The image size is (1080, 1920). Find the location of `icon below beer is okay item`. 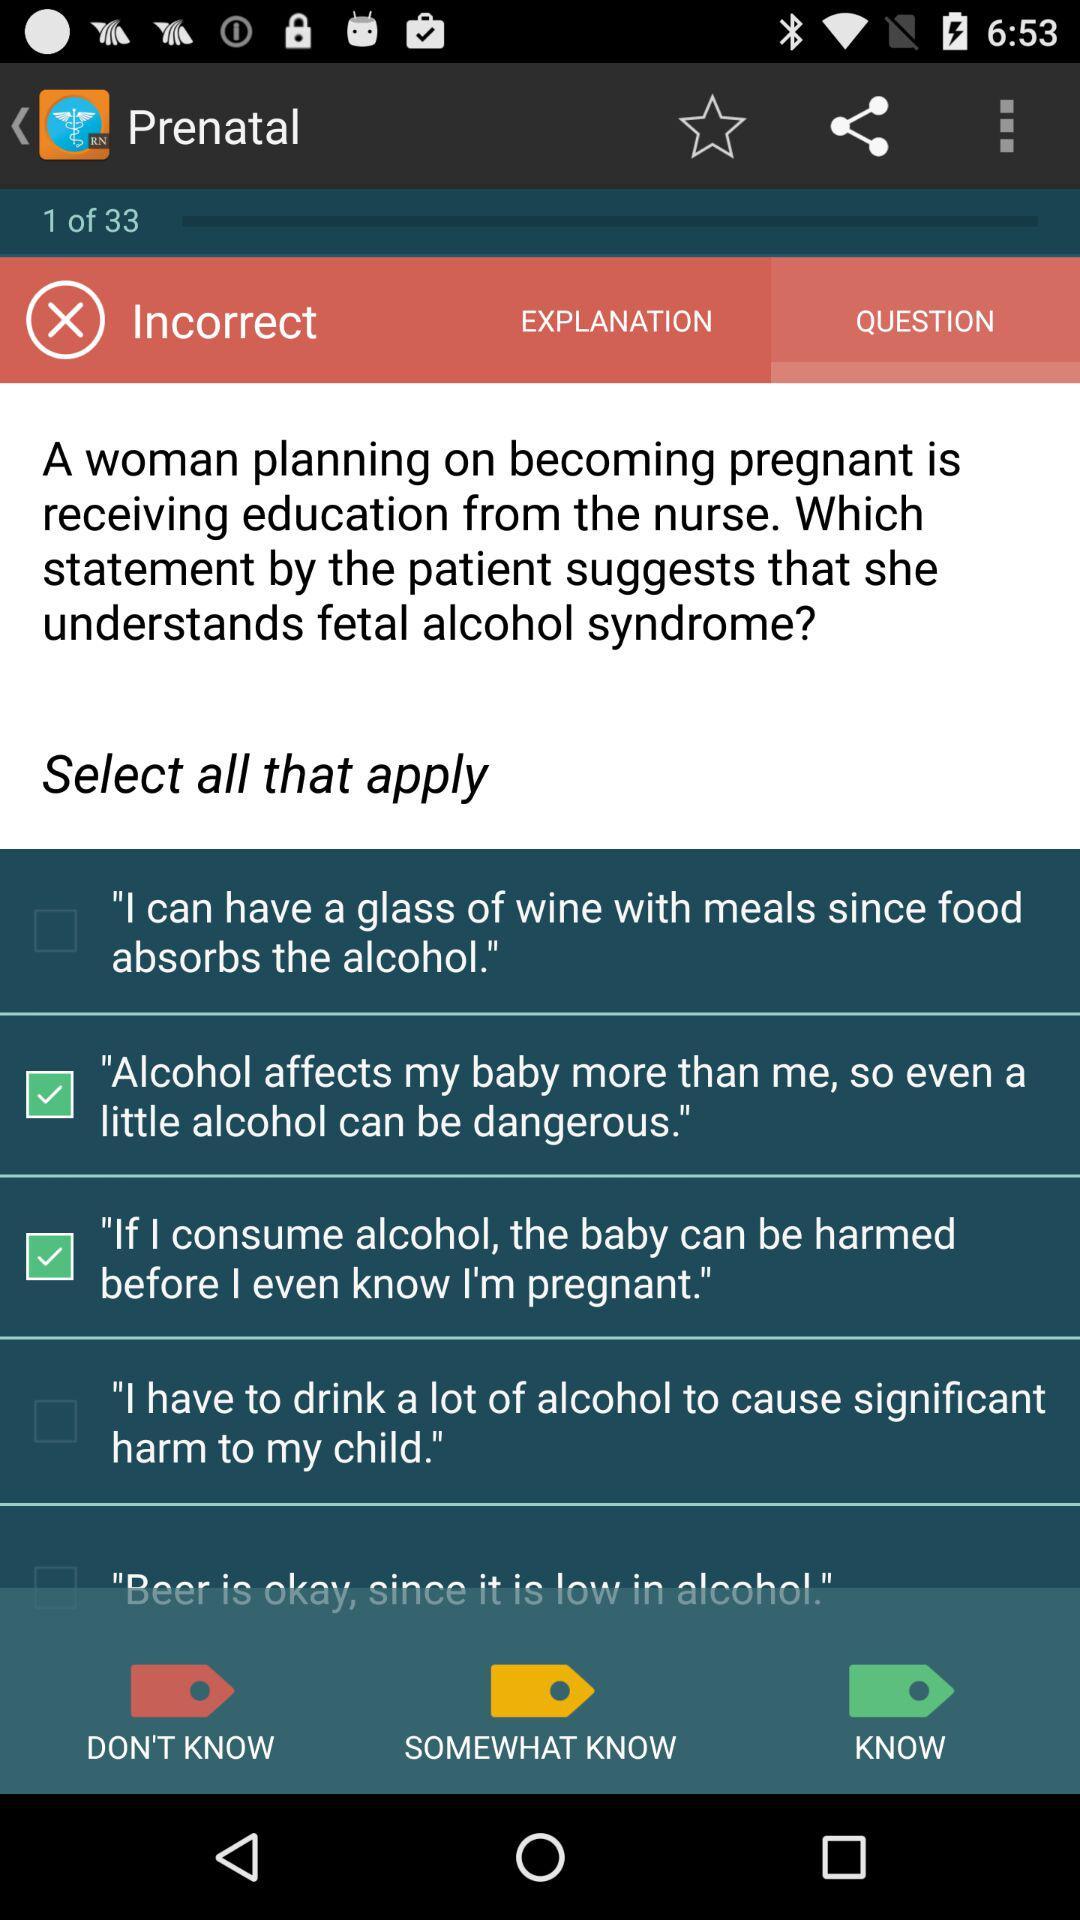

icon below beer is okay item is located at coordinates (180, 1689).